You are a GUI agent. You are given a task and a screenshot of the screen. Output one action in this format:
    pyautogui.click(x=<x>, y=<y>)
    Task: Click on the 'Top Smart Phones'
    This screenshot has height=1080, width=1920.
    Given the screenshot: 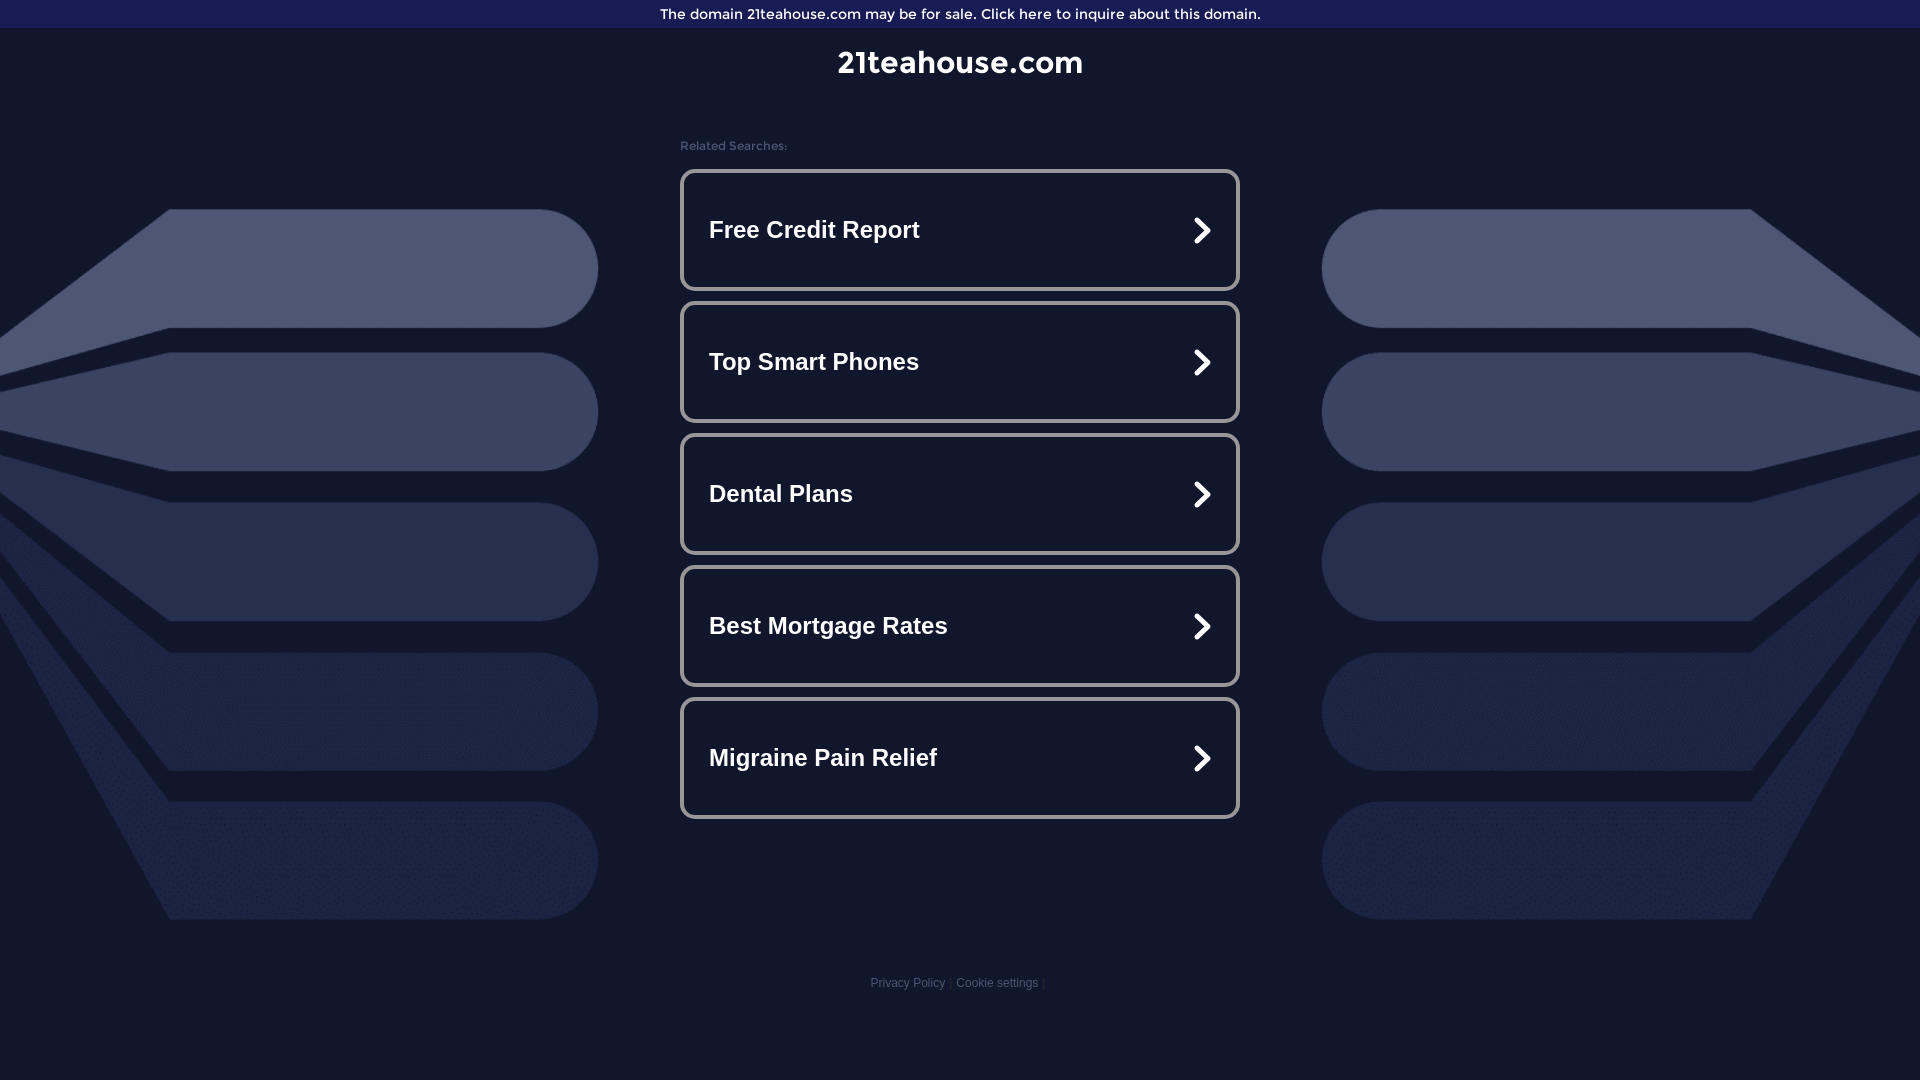 What is the action you would take?
    pyautogui.click(x=960, y=362)
    